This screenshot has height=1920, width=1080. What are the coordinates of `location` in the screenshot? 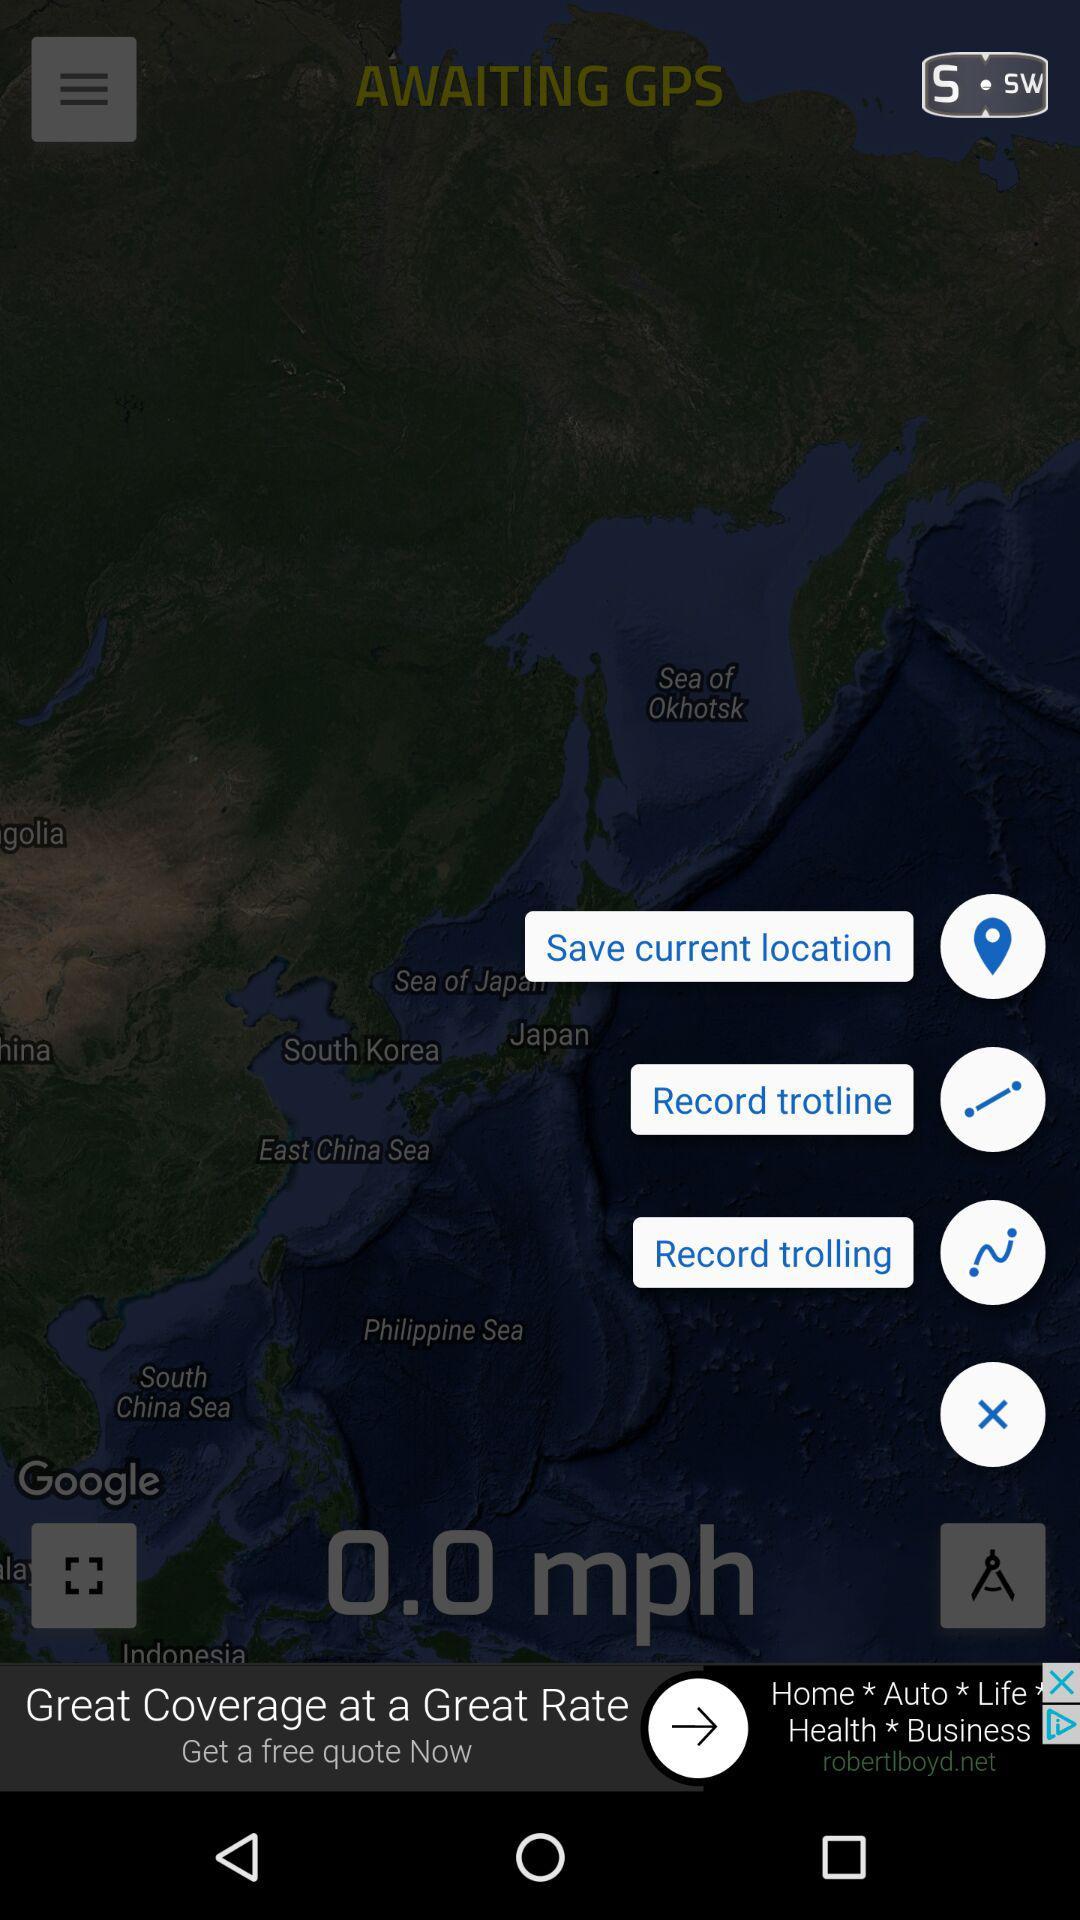 It's located at (992, 945).